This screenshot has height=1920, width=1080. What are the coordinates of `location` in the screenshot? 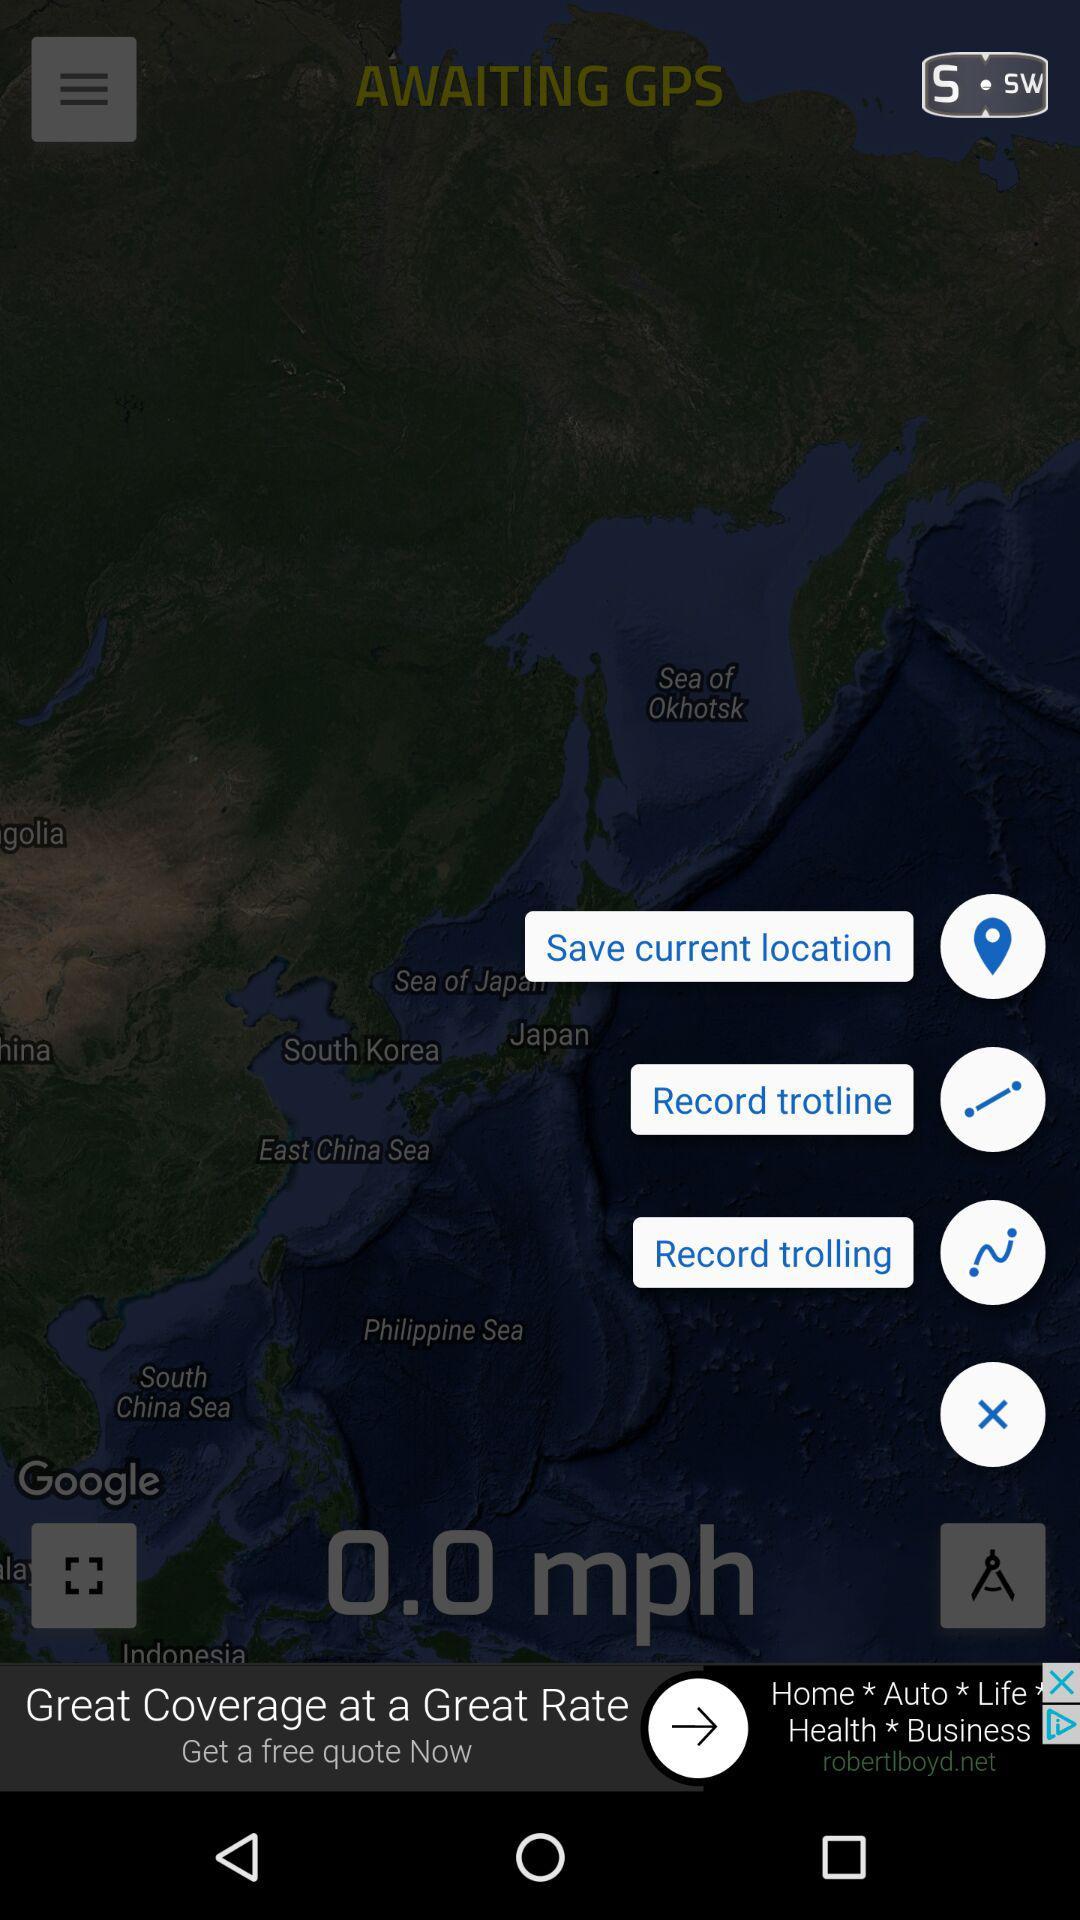 It's located at (992, 945).